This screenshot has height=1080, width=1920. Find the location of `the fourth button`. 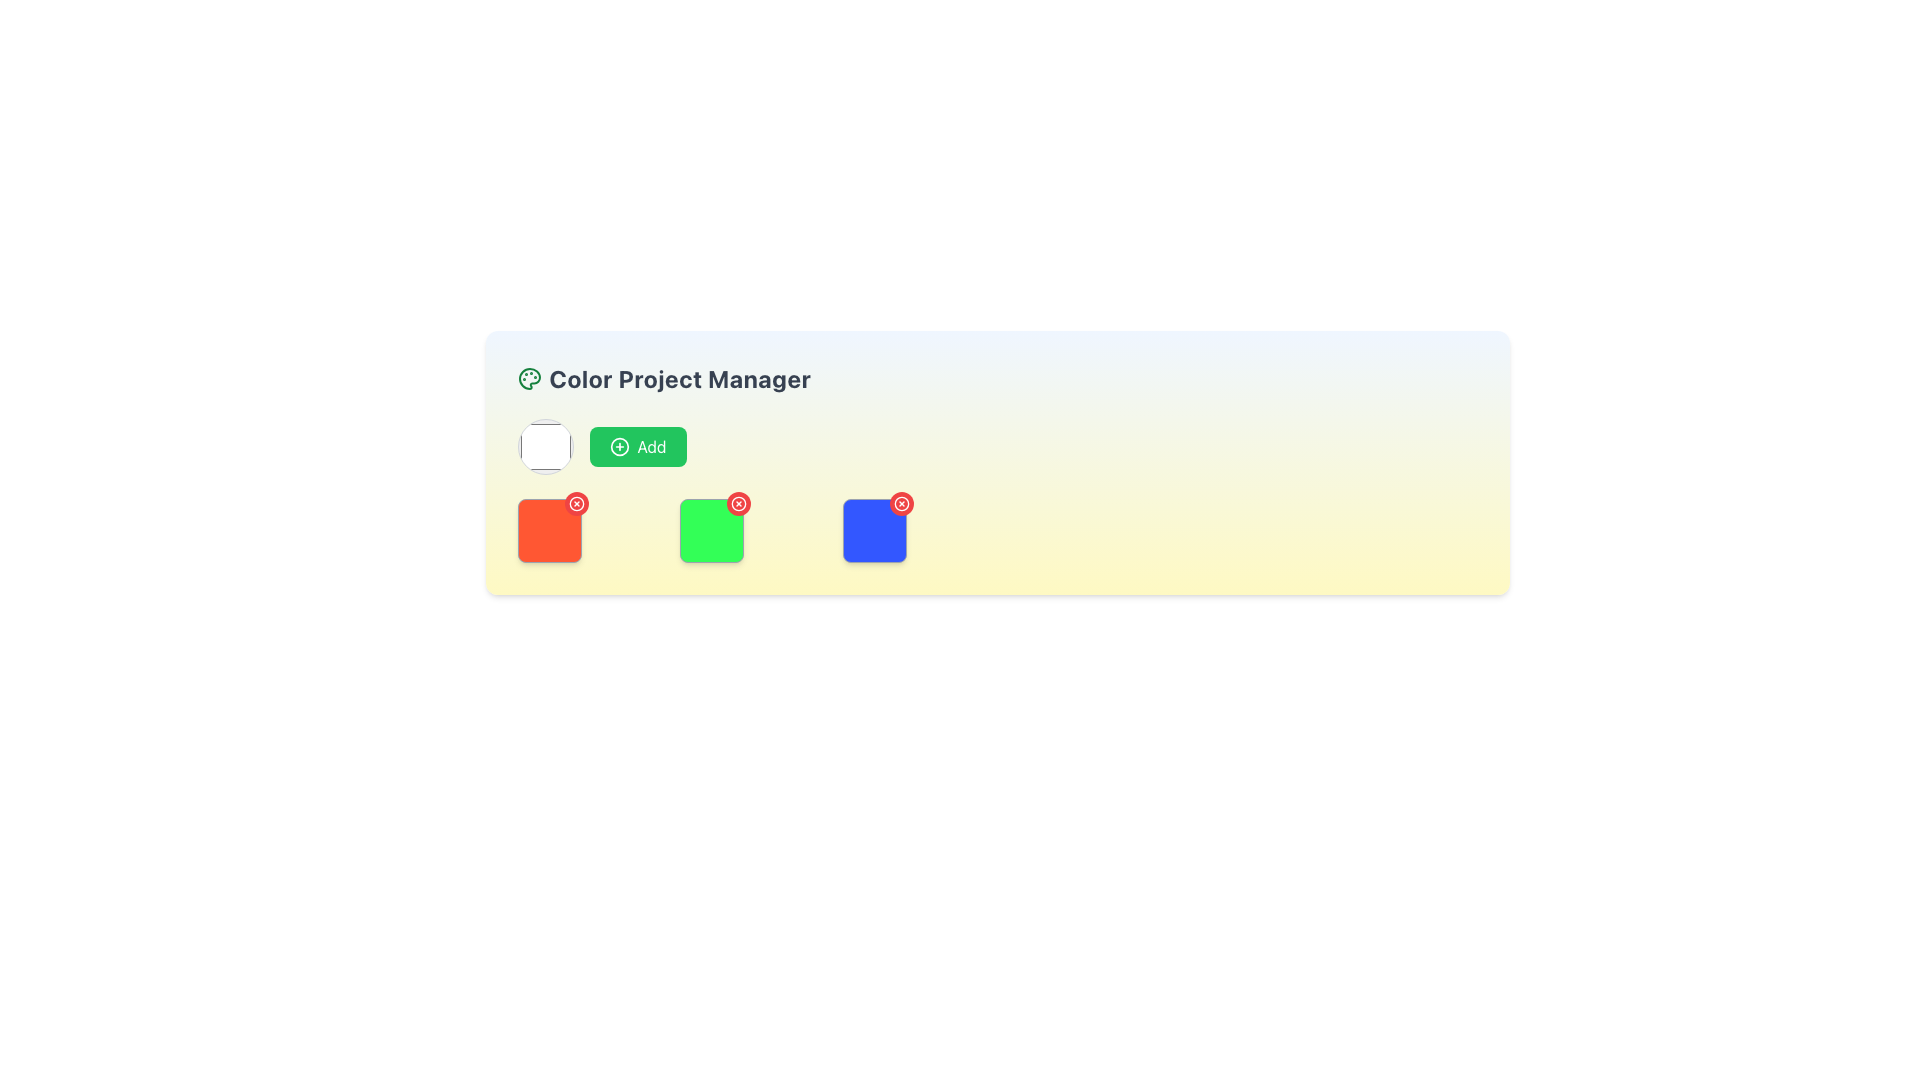

the fourth button is located at coordinates (874, 530).